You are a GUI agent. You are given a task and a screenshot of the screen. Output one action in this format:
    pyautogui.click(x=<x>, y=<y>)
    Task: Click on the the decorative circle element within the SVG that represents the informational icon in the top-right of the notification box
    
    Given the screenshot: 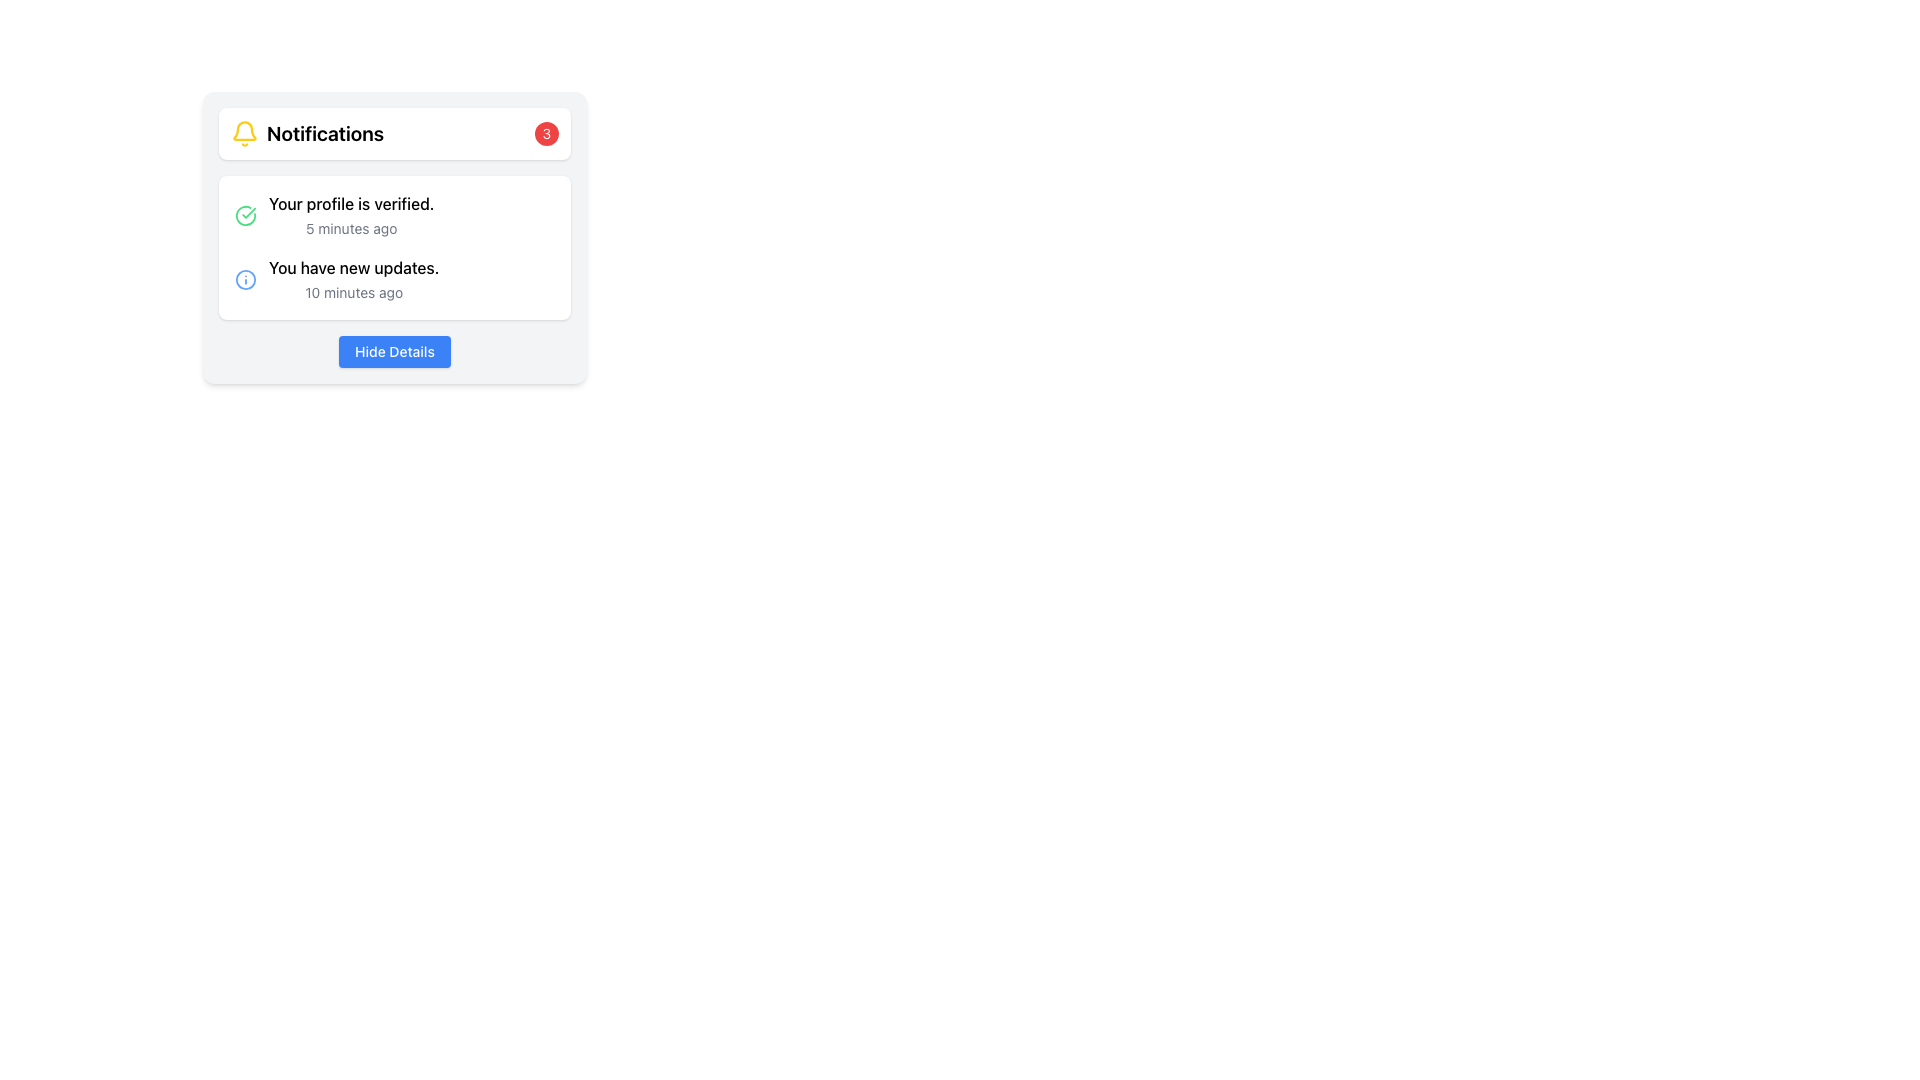 What is the action you would take?
    pyautogui.click(x=244, y=280)
    